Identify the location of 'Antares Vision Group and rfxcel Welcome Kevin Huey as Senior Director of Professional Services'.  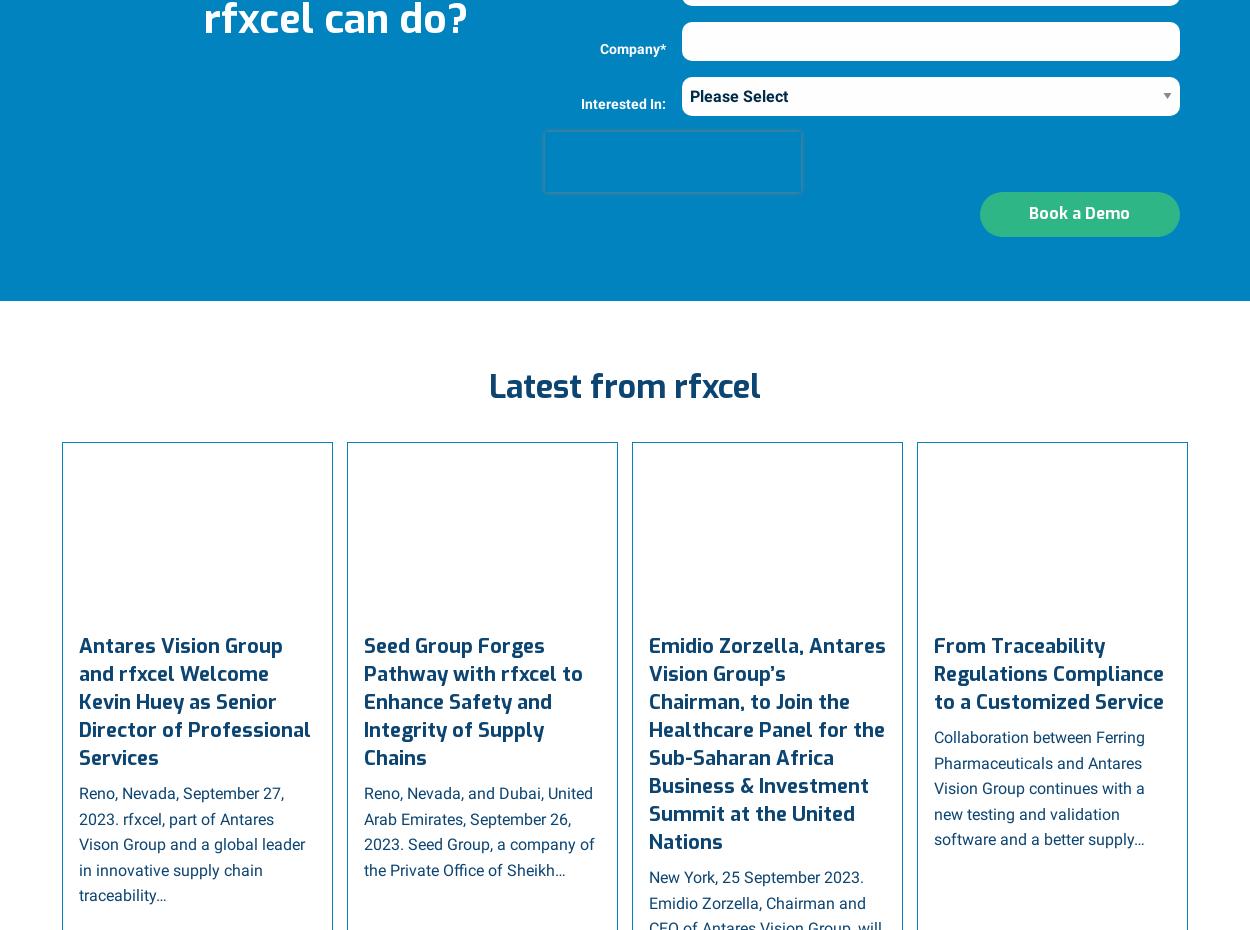
(194, 701).